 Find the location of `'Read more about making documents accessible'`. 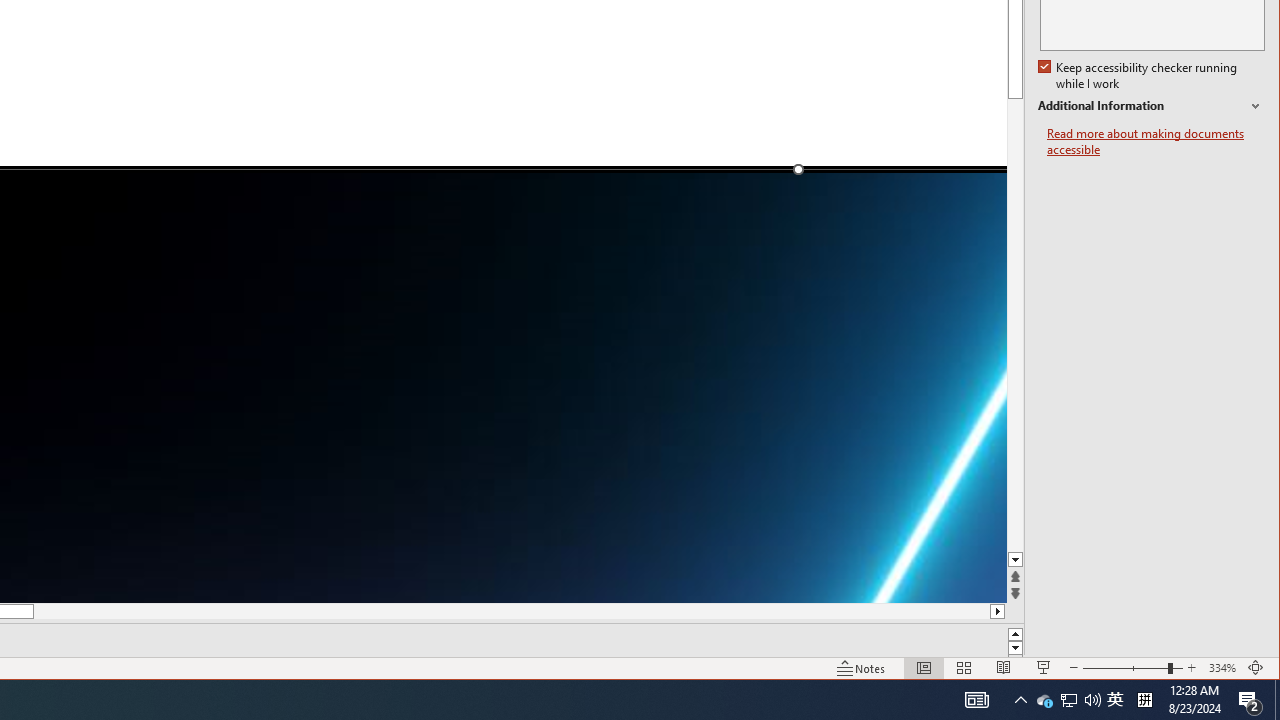

'Read more about making documents accessible' is located at coordinates (1151, 106).